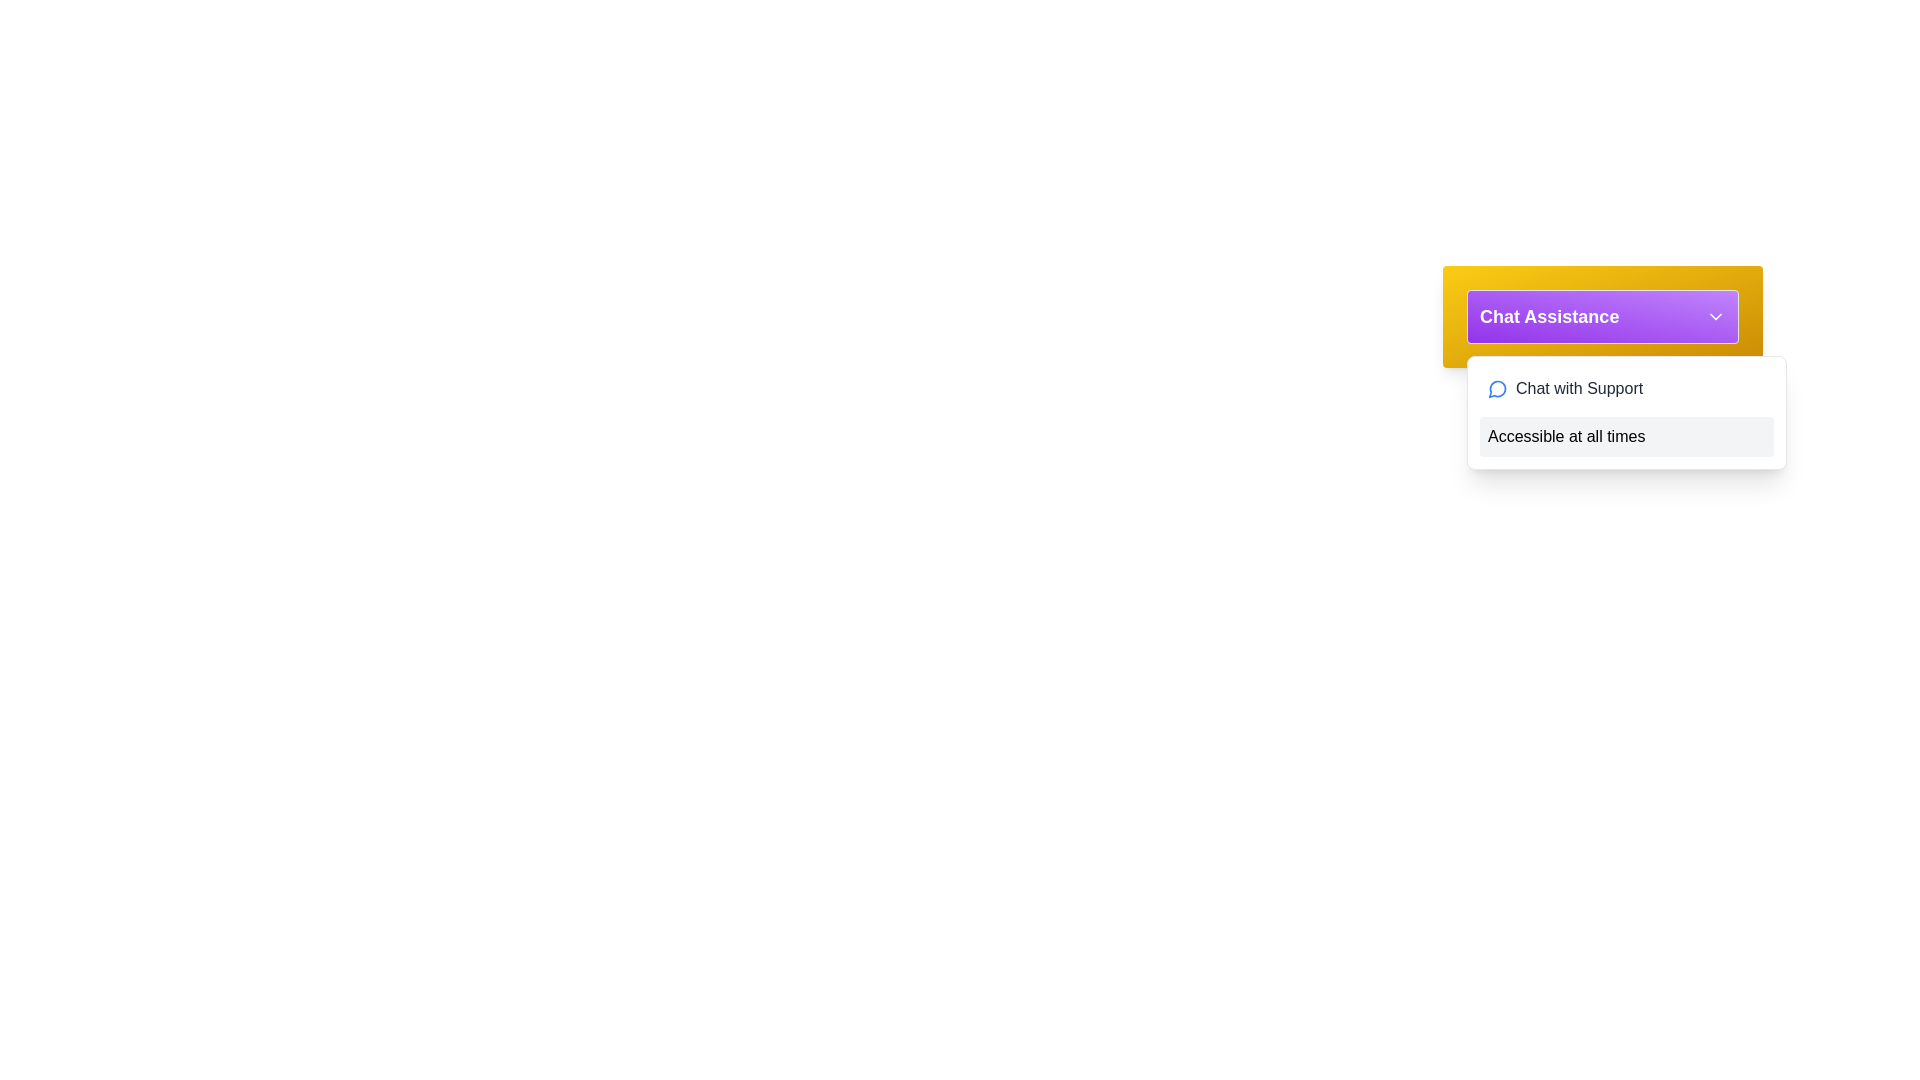 The width and height of the screenshot is (1920, 1080). Describe the element at coordinates (1627, 435) in the screenshot. I see `the Text Label that provides additional information or options related to support accessibility, located directly below the 'Chat with Support' text in the dropdown menu` at that location.